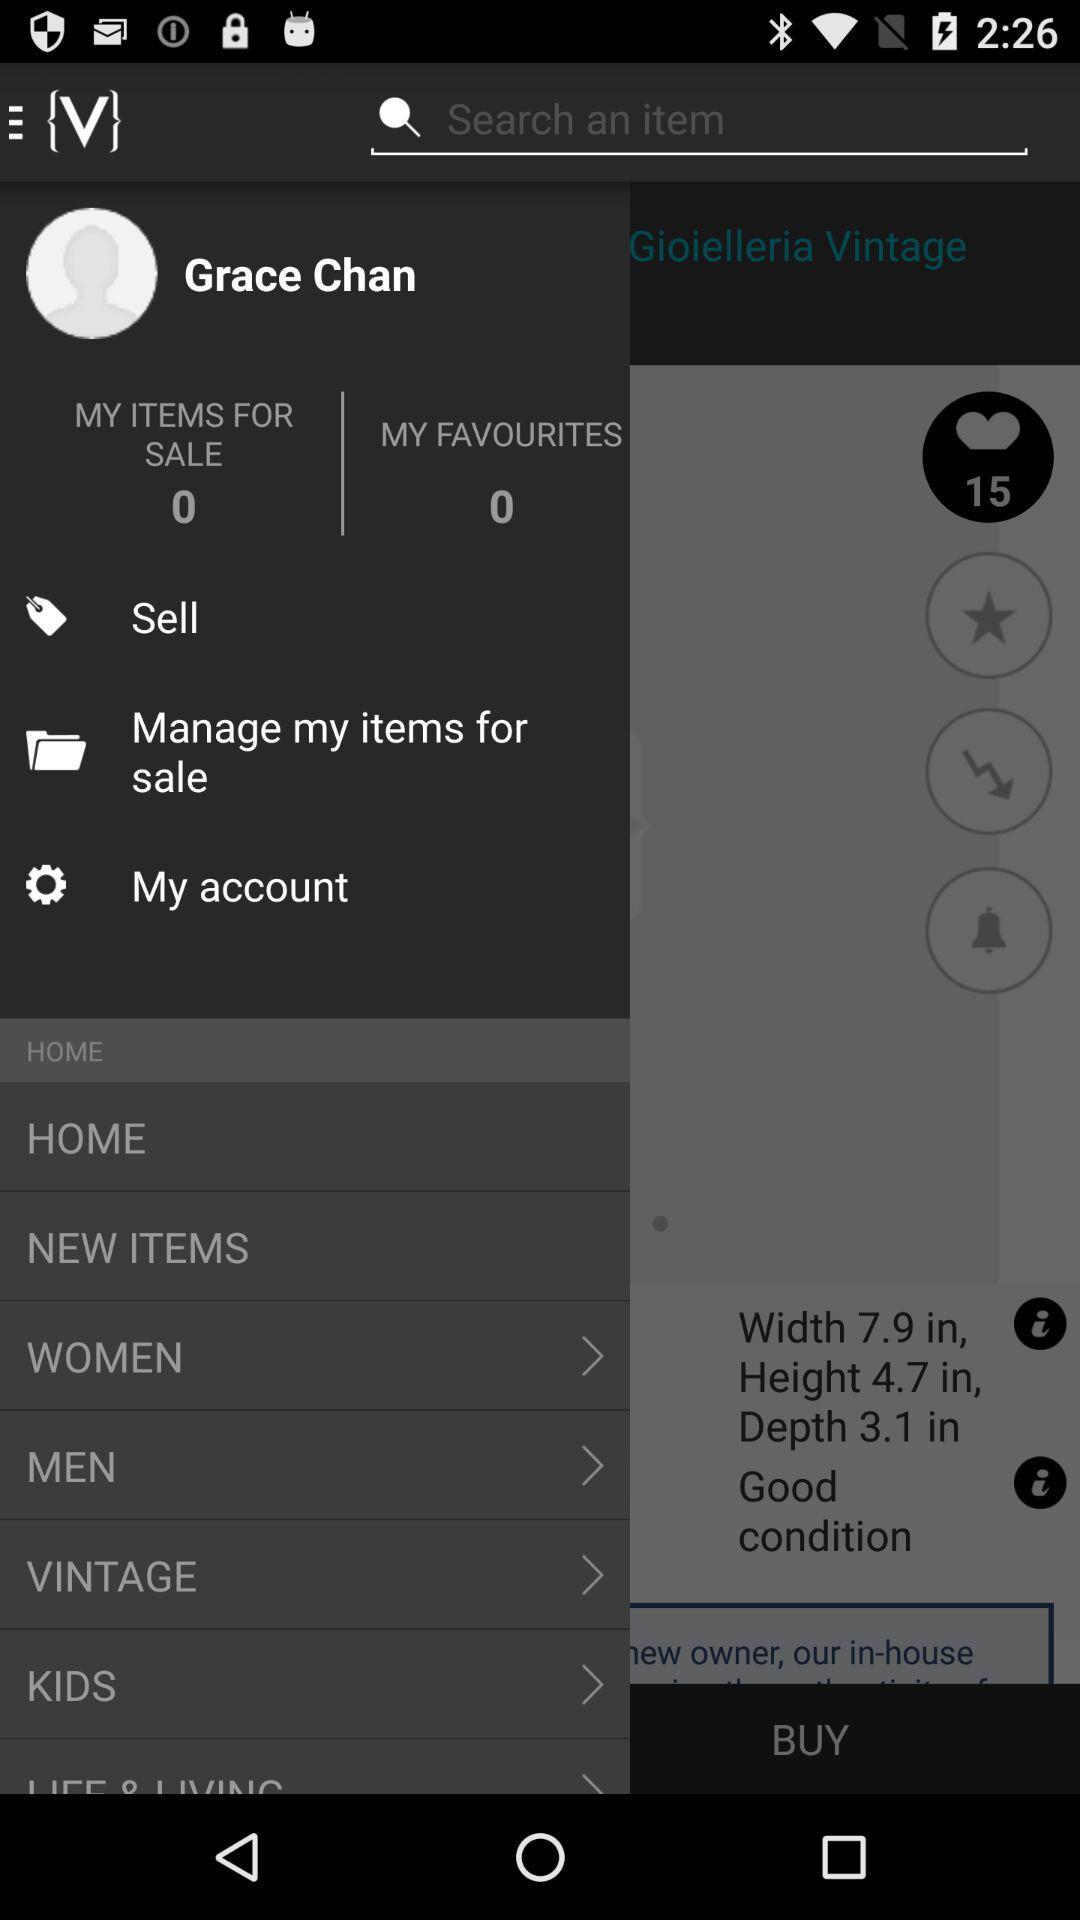  Describe the element at coordinates (987, 771) in the screenshot. I see `the icon present above the bell icon` at that location.